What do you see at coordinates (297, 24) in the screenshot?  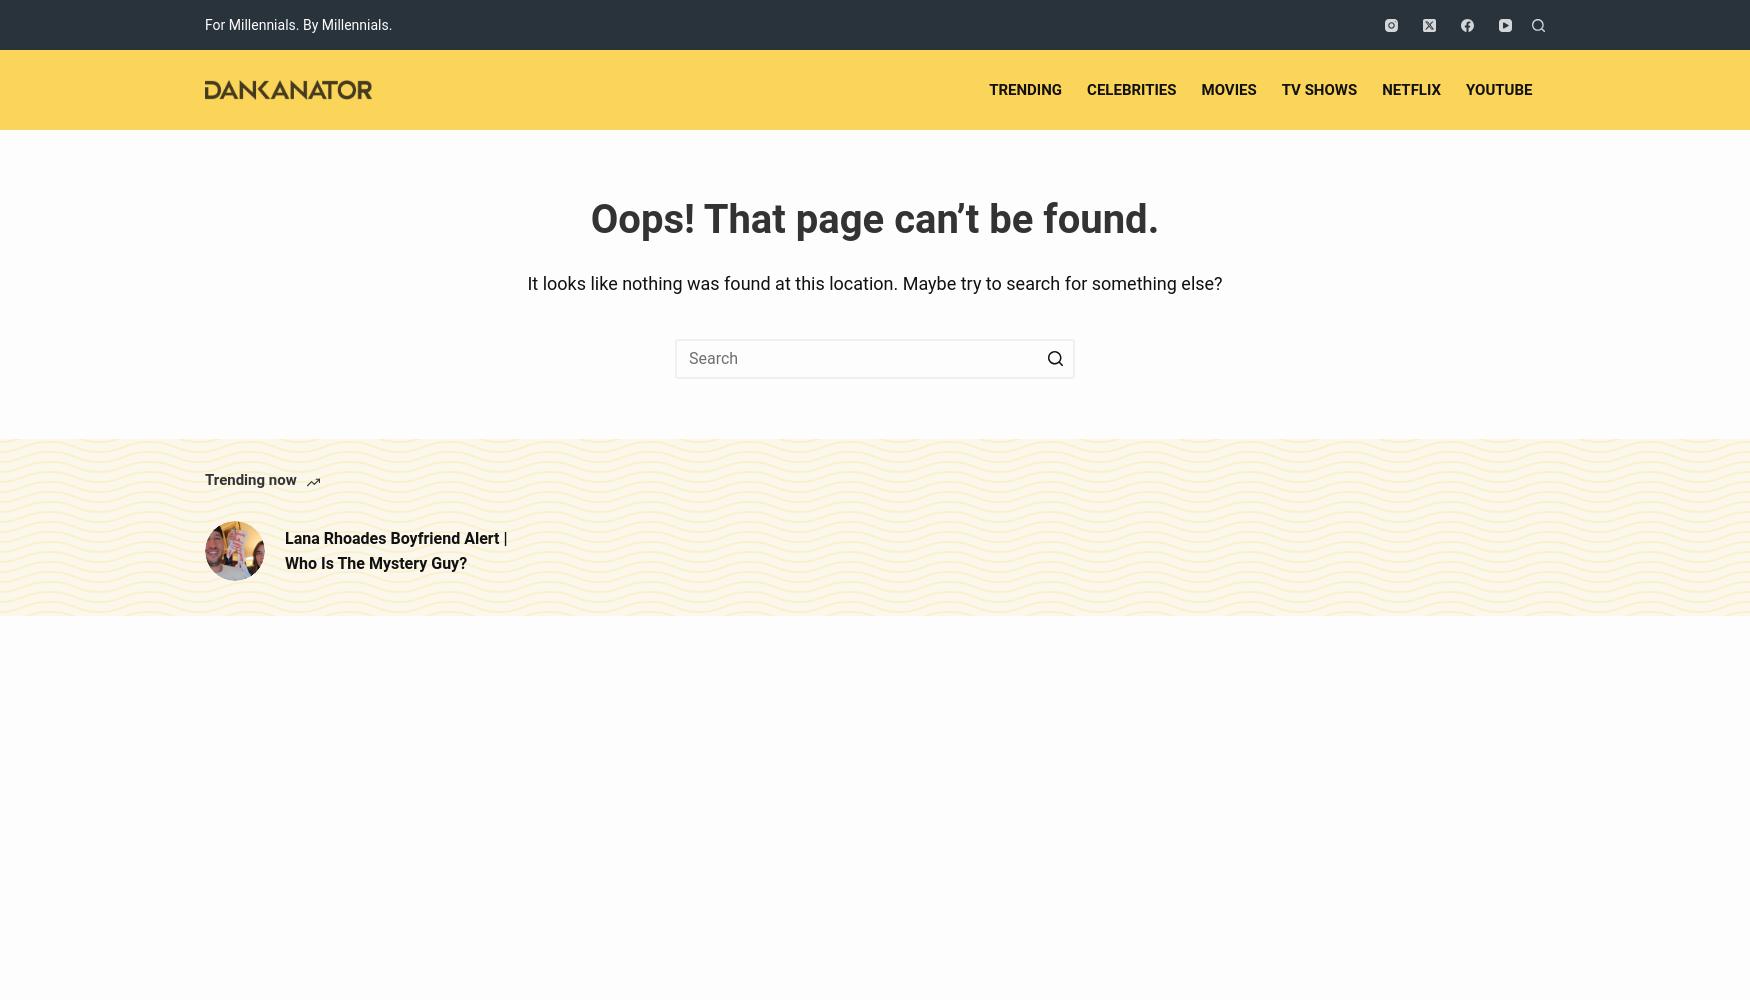 I see `'For Millennials. By Millennials.'` at bounding box center [297, 24].